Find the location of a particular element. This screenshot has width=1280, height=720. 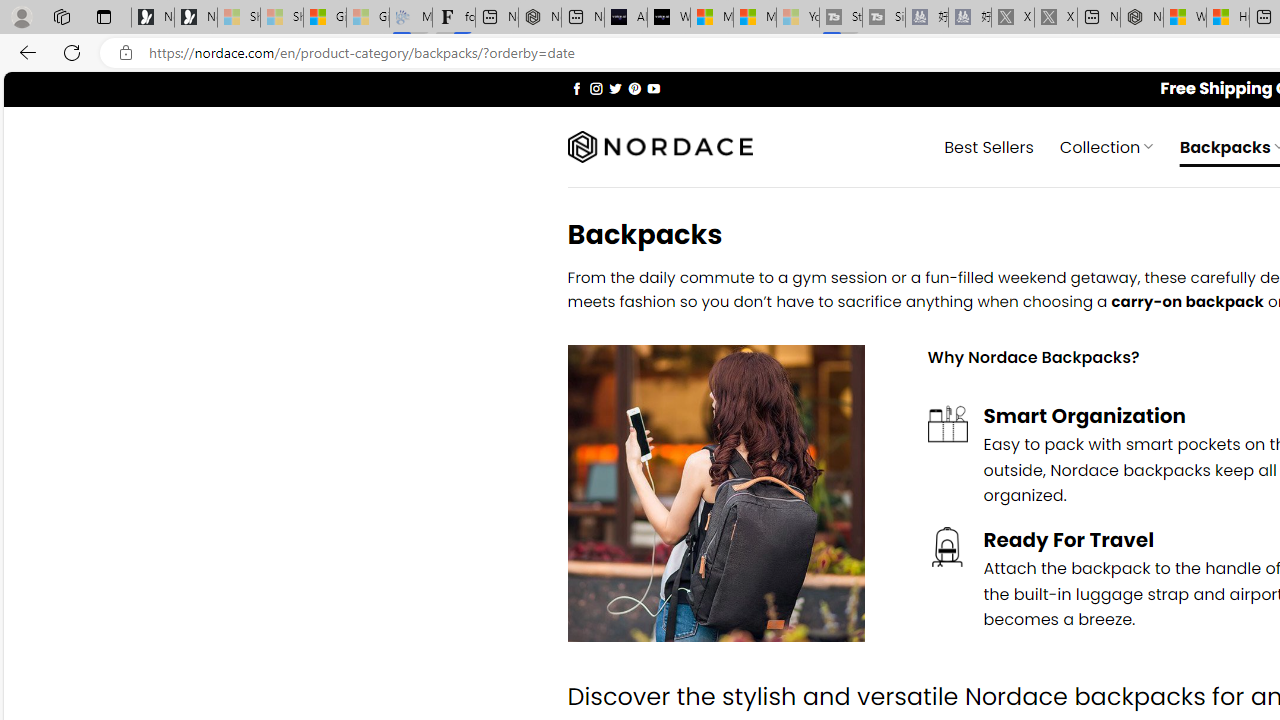

'Nordace - #1 Japanese Best-Seller - Siena Smart Backpack' is located at coordinates (539, 17).